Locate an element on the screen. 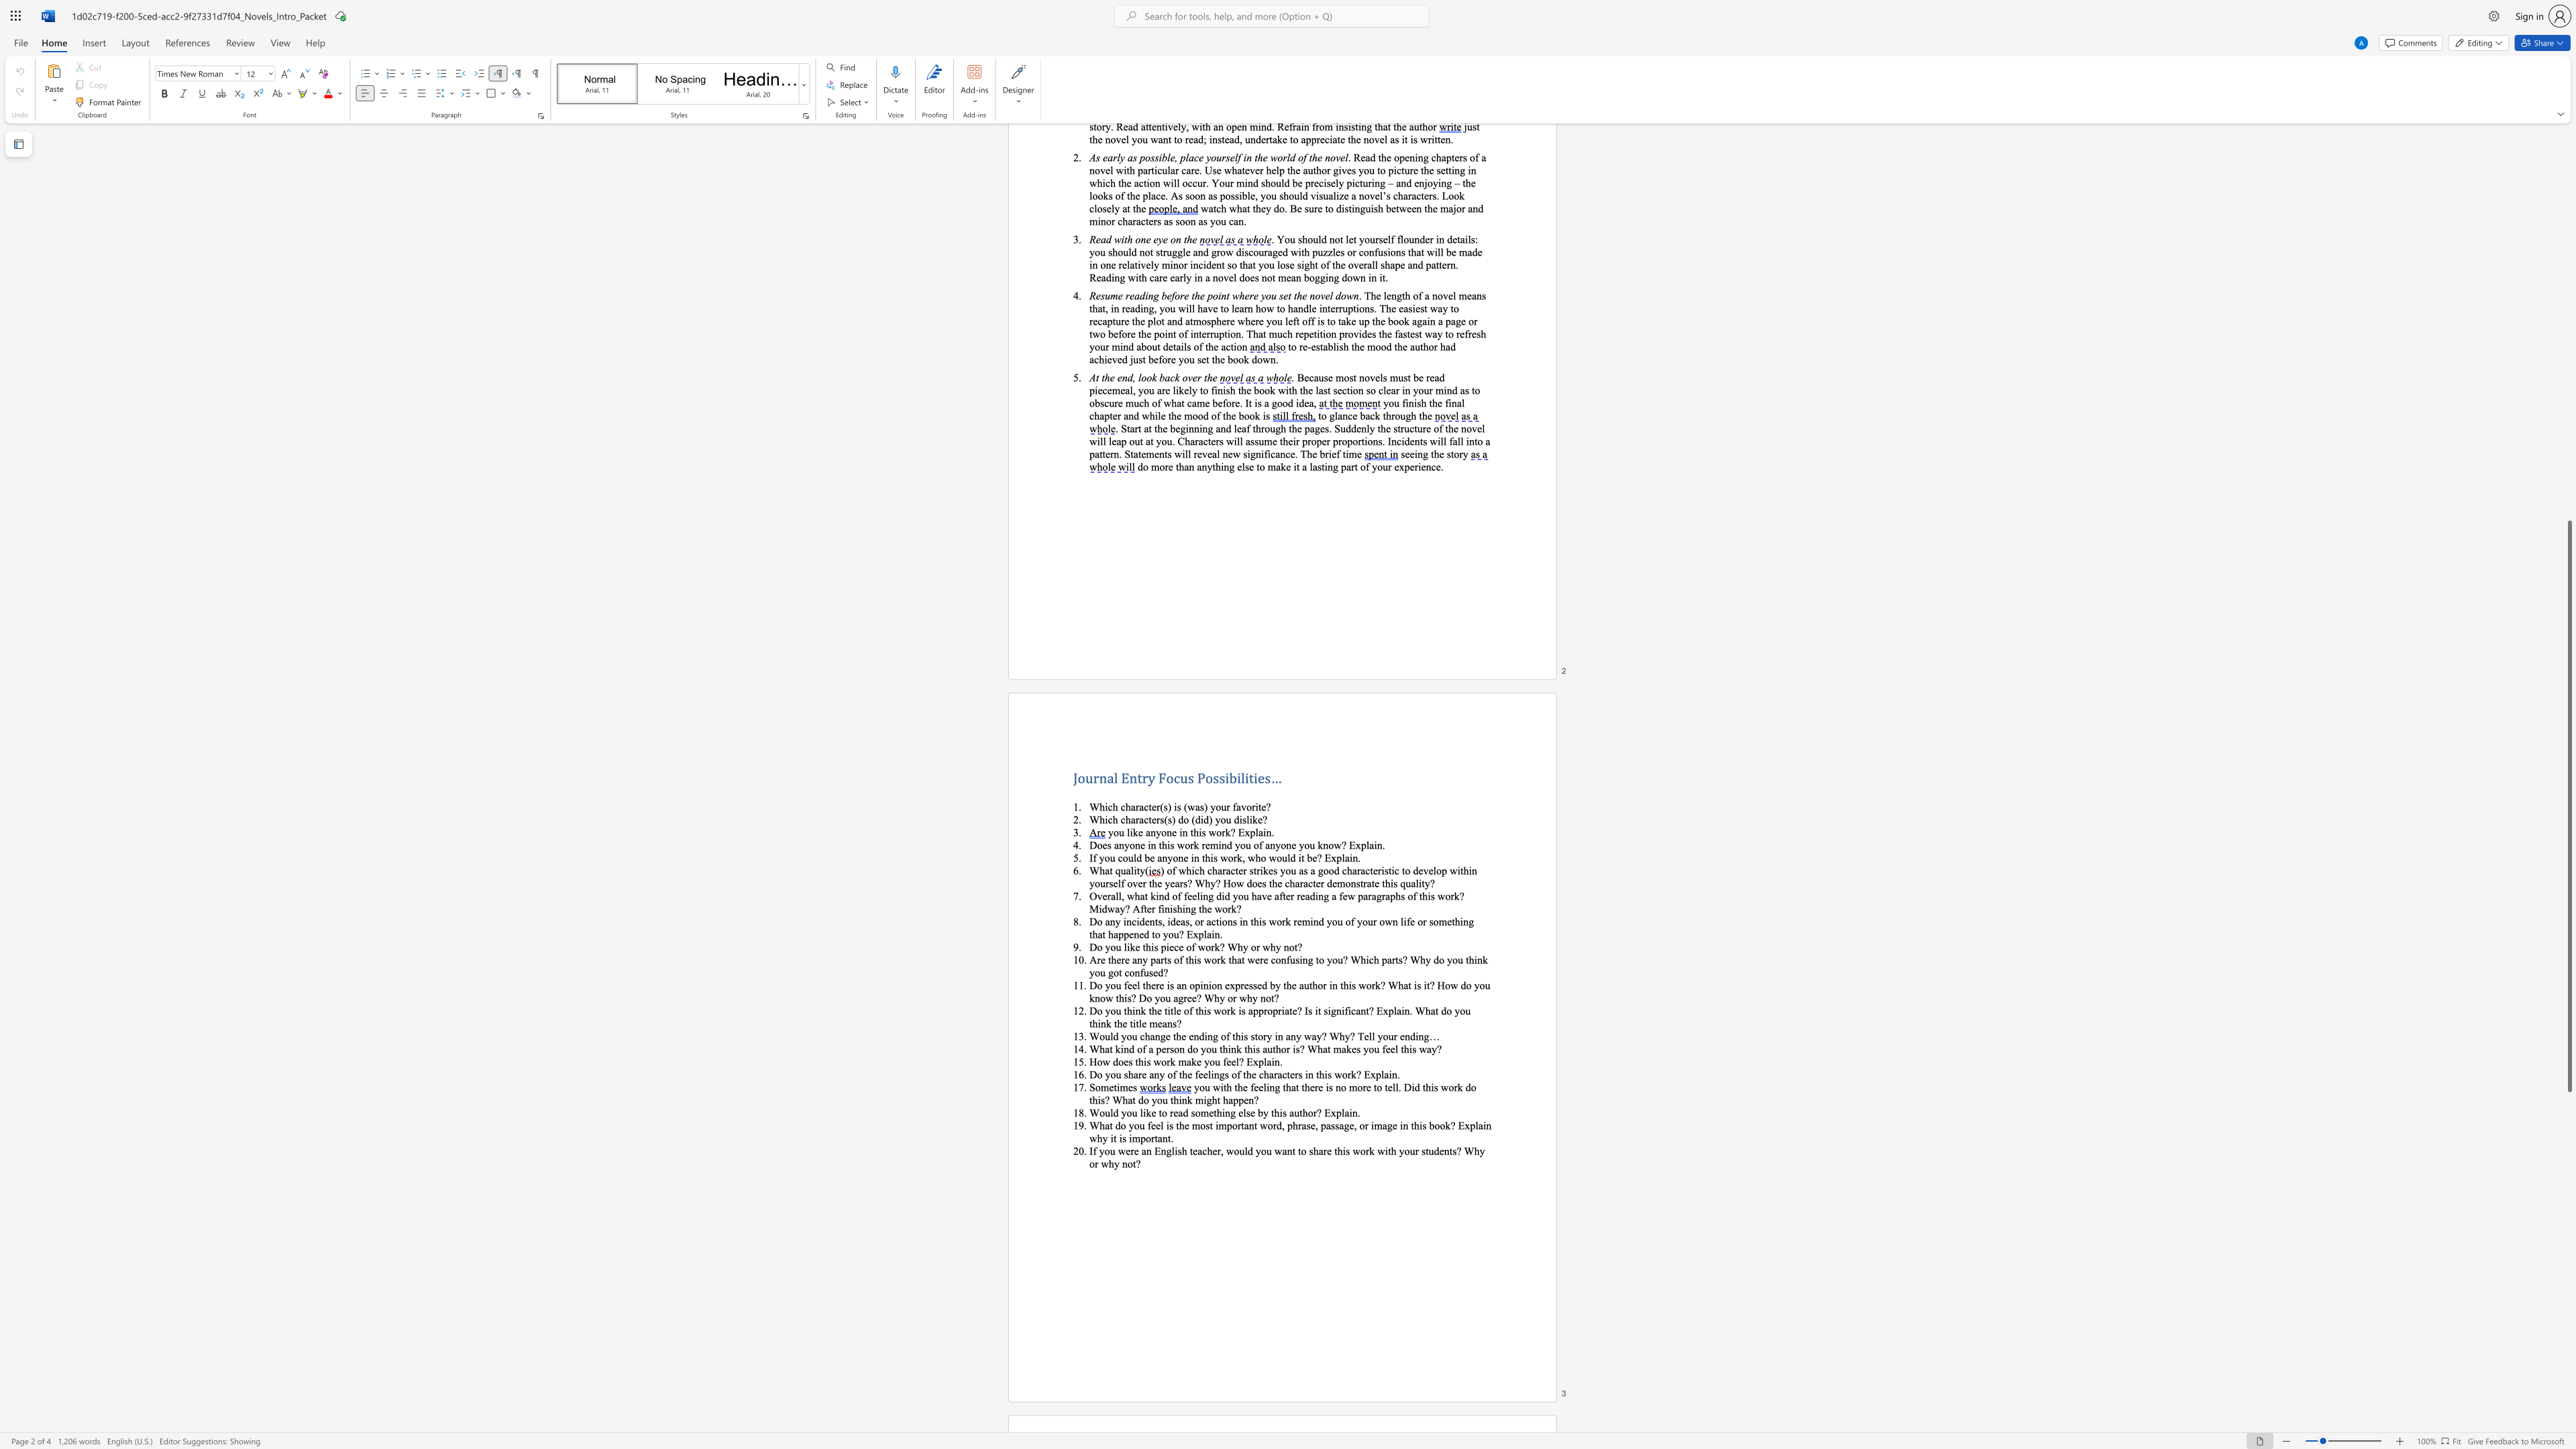 The height and width of the screenshot is (1449, 2576). the 1th character "m" in the text is located at coordinates (1104, 1087).